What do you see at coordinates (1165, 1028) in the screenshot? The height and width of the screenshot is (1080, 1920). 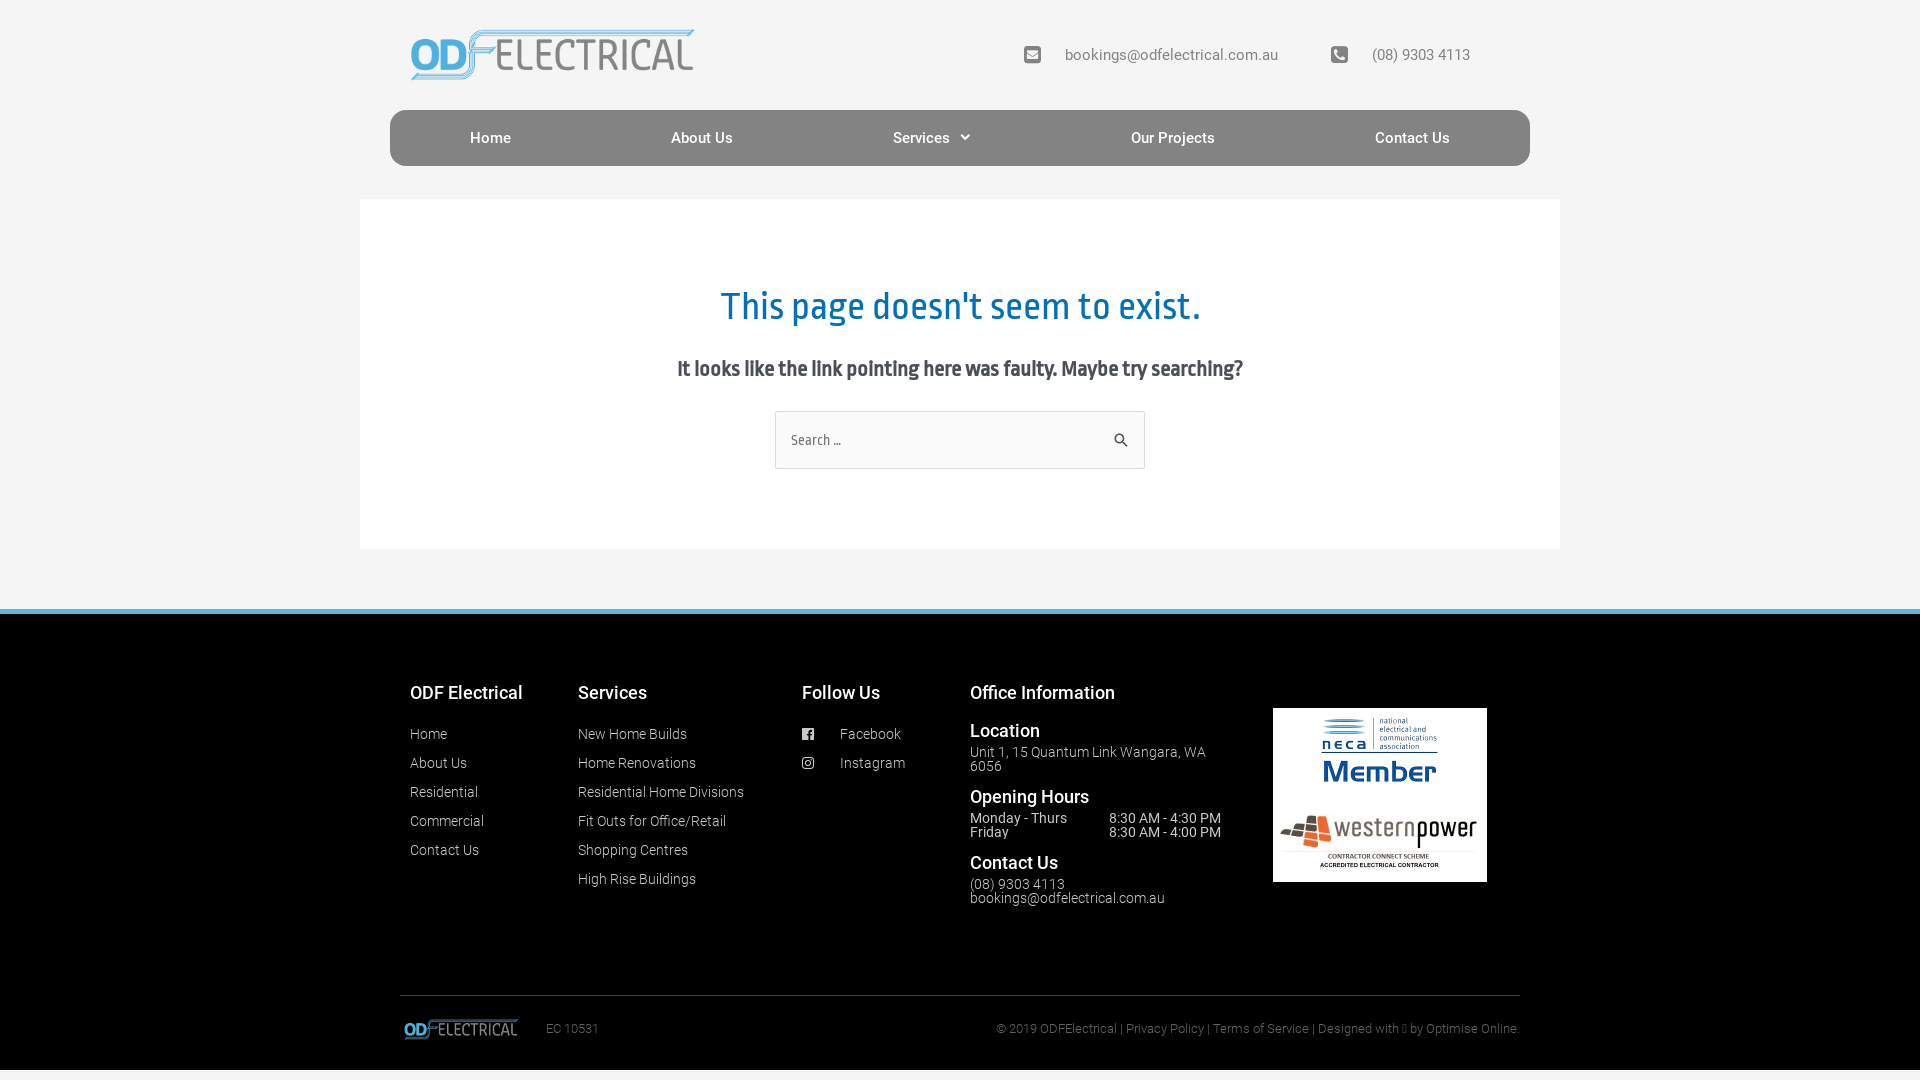 I see `'Privacy Policy'` at bounding box center [1165, 1028].